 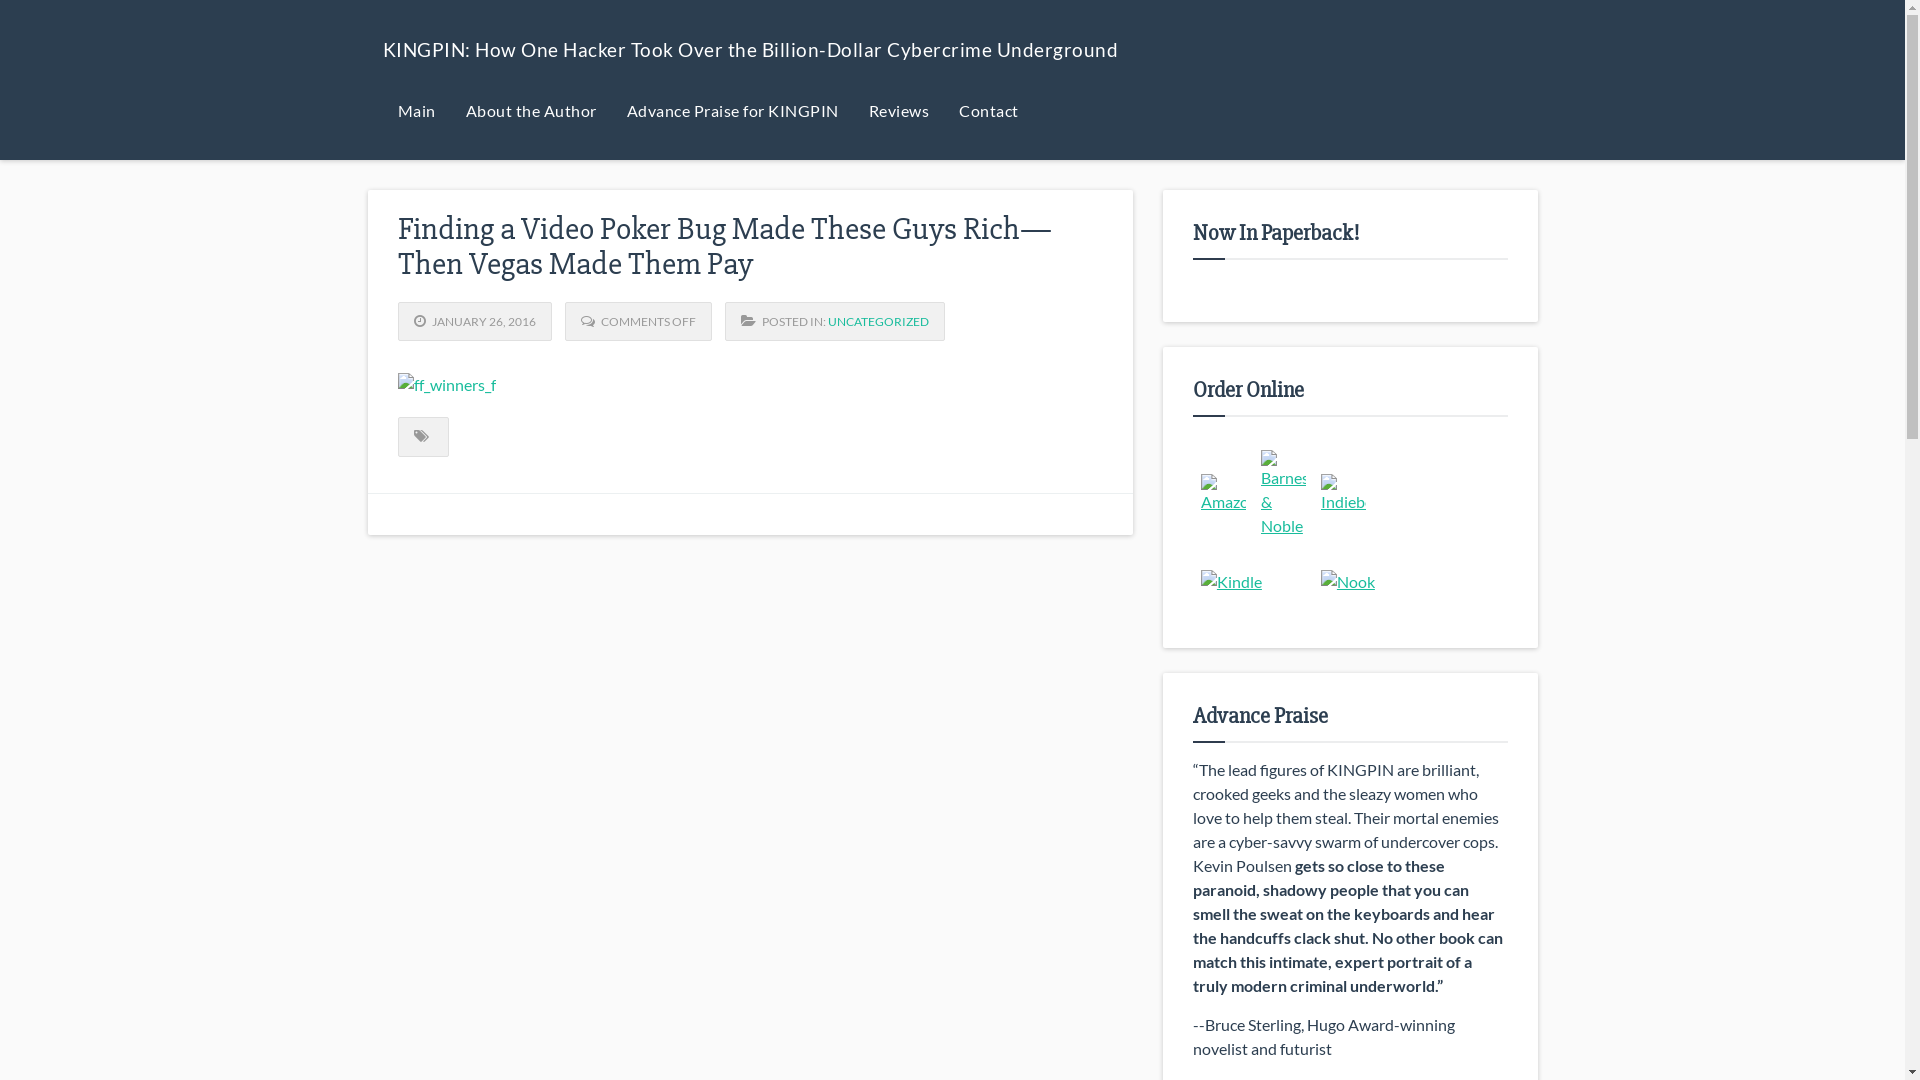 I want to click on 'Nook', so click(x=1348, y=582).